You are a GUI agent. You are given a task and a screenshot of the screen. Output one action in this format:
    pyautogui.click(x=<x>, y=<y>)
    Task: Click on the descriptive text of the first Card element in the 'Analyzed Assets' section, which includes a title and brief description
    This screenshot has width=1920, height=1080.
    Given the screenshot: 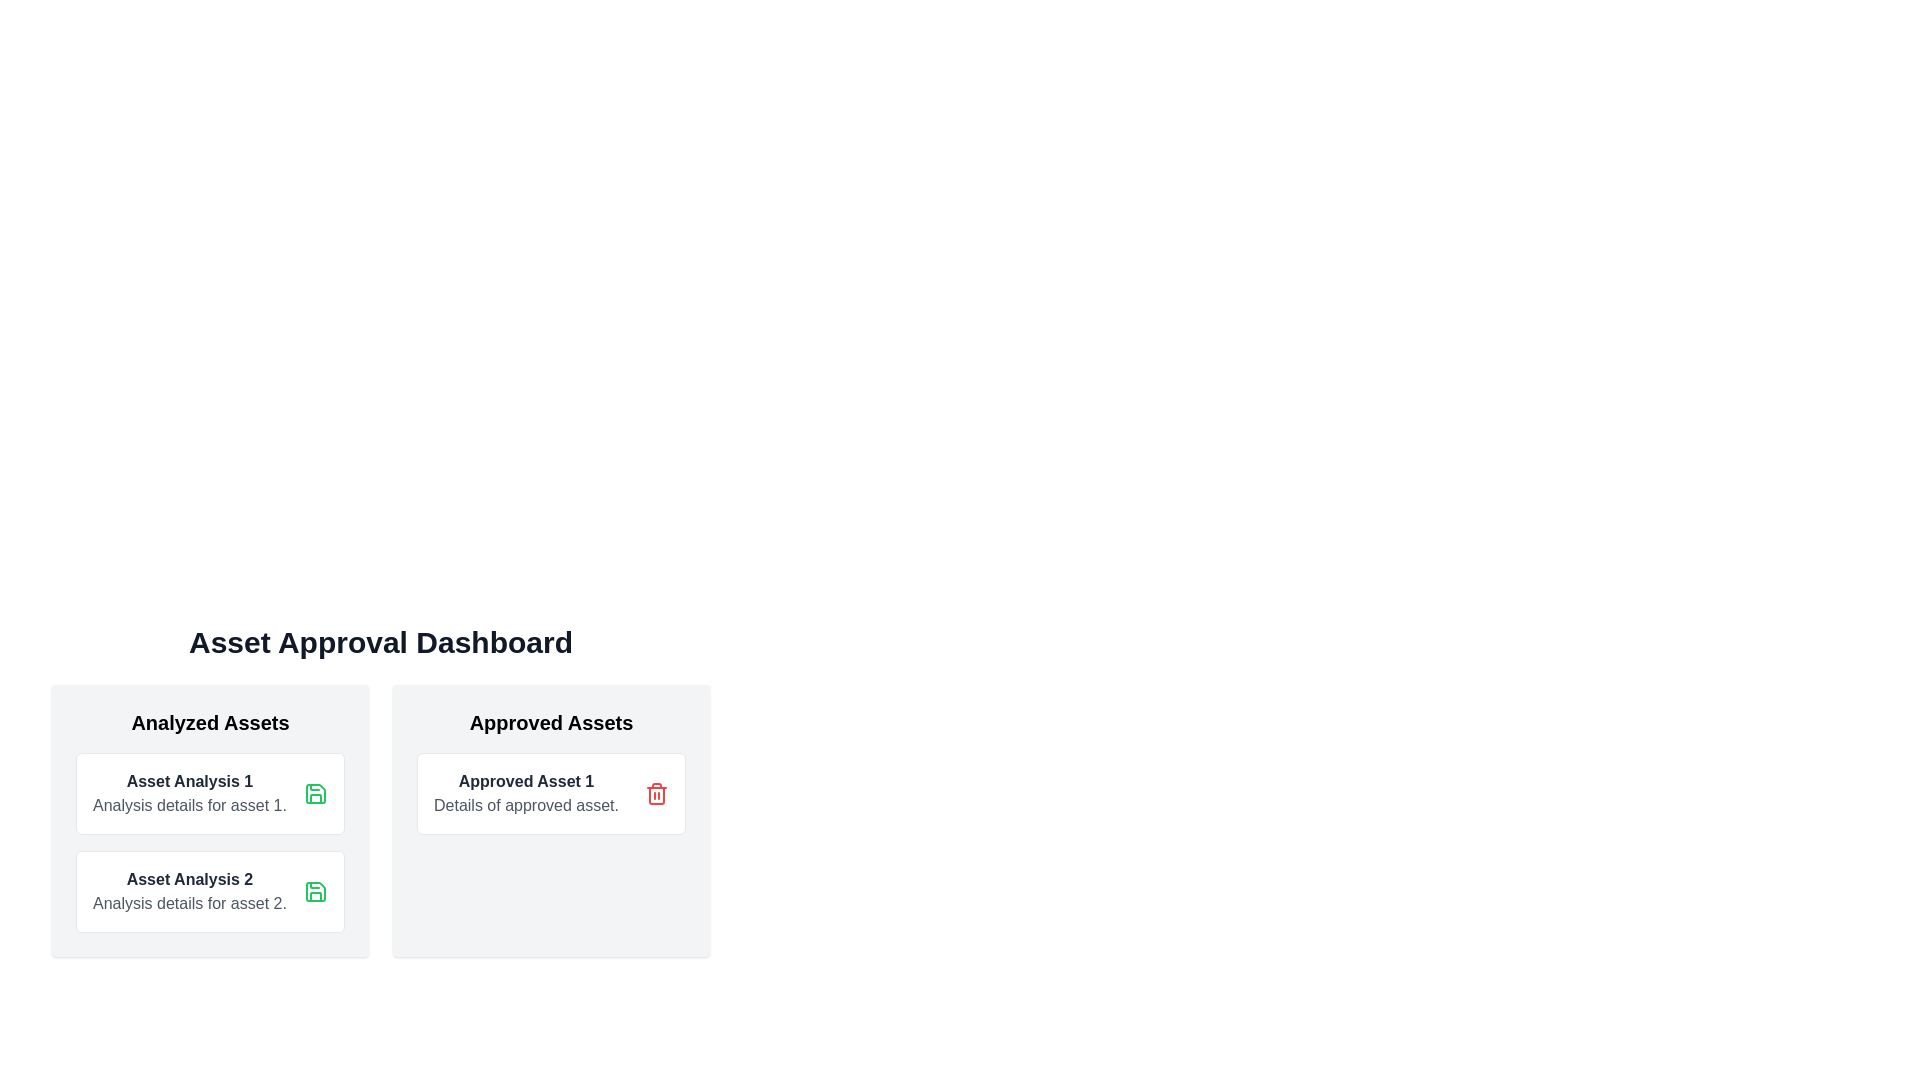 What is the action you would take?
    pyautogui.click(x=210, y=793)
    